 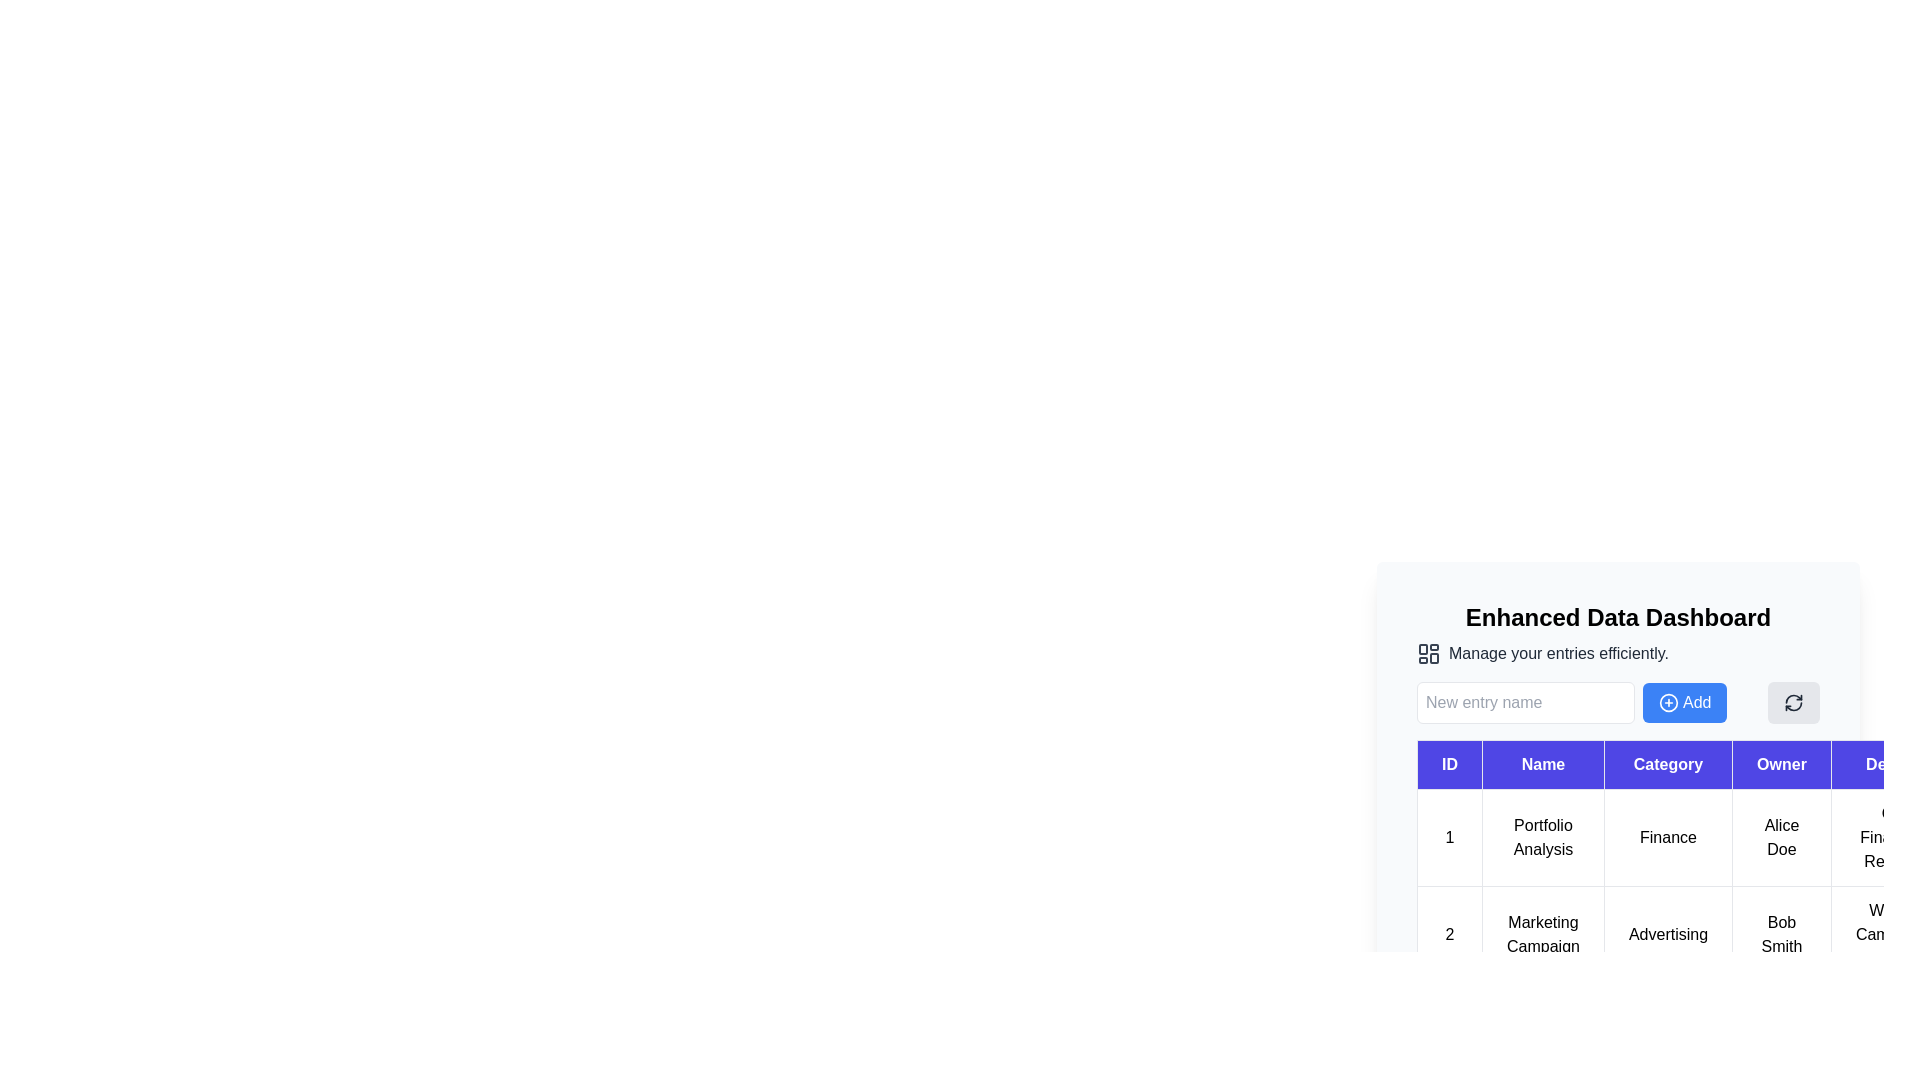 What do you see at coordinates (1794, 701) in the screenshot?
I see `the Circular refresh icon located within the button styled with rounded edges` at bounding box center [1794, 701].